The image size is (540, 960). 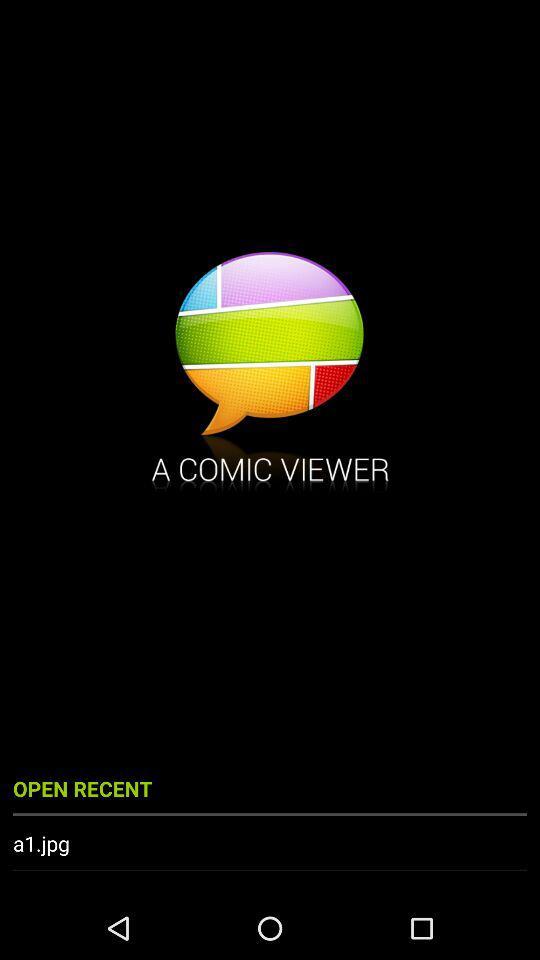 What do you see at coordinates (270, 373) in the screenshot?
I see `icon at the center` at bounding box center [270, 373].